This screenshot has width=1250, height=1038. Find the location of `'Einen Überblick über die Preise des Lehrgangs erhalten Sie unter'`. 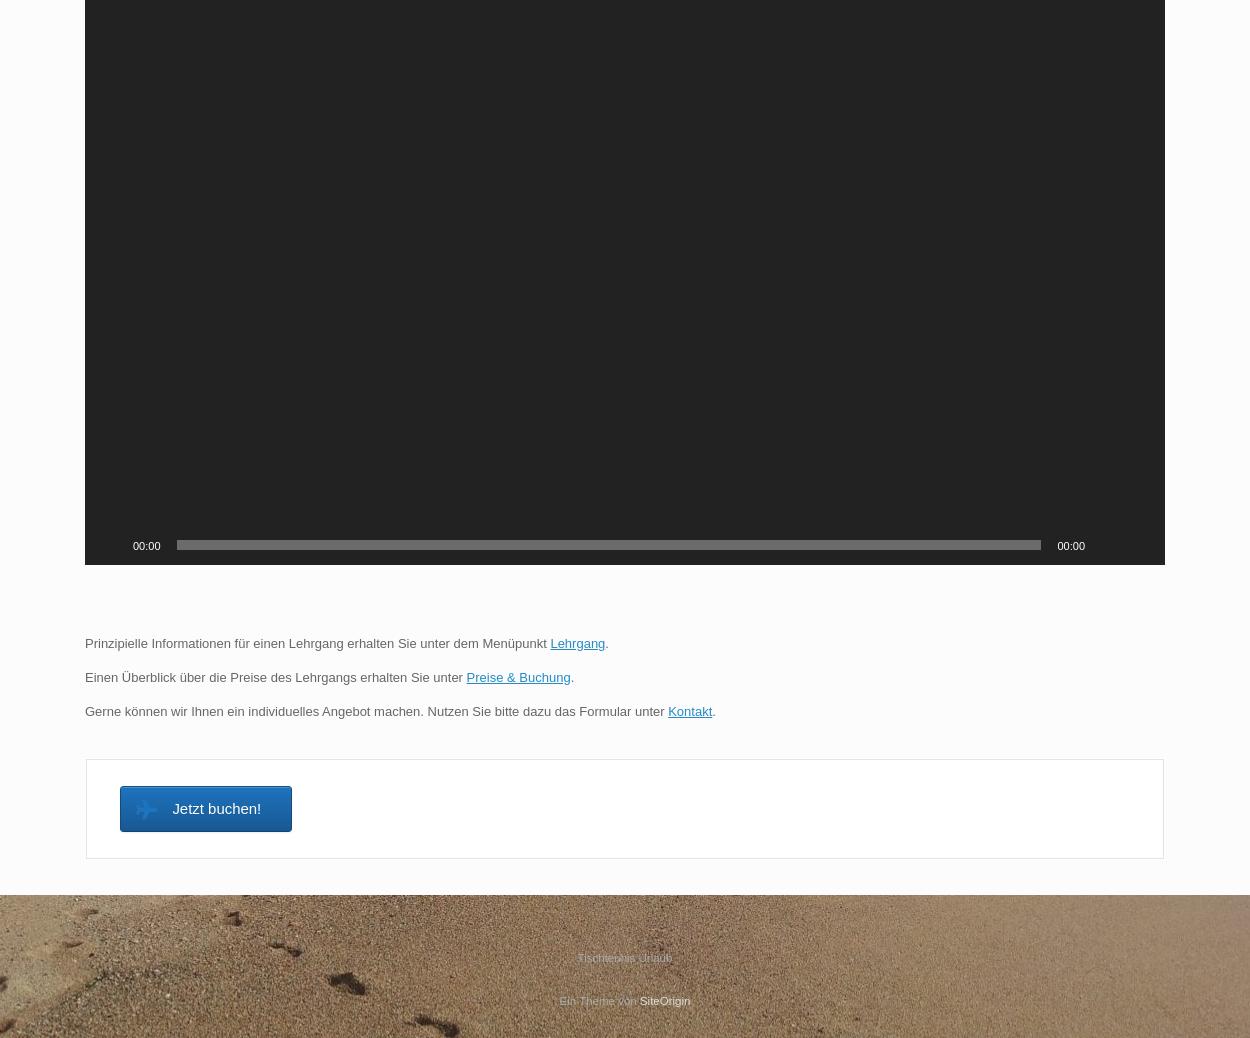

'Einen Überblick über die Preise des Lehrgangs erhalten Sie unter' is located at coordinates (275, 676).